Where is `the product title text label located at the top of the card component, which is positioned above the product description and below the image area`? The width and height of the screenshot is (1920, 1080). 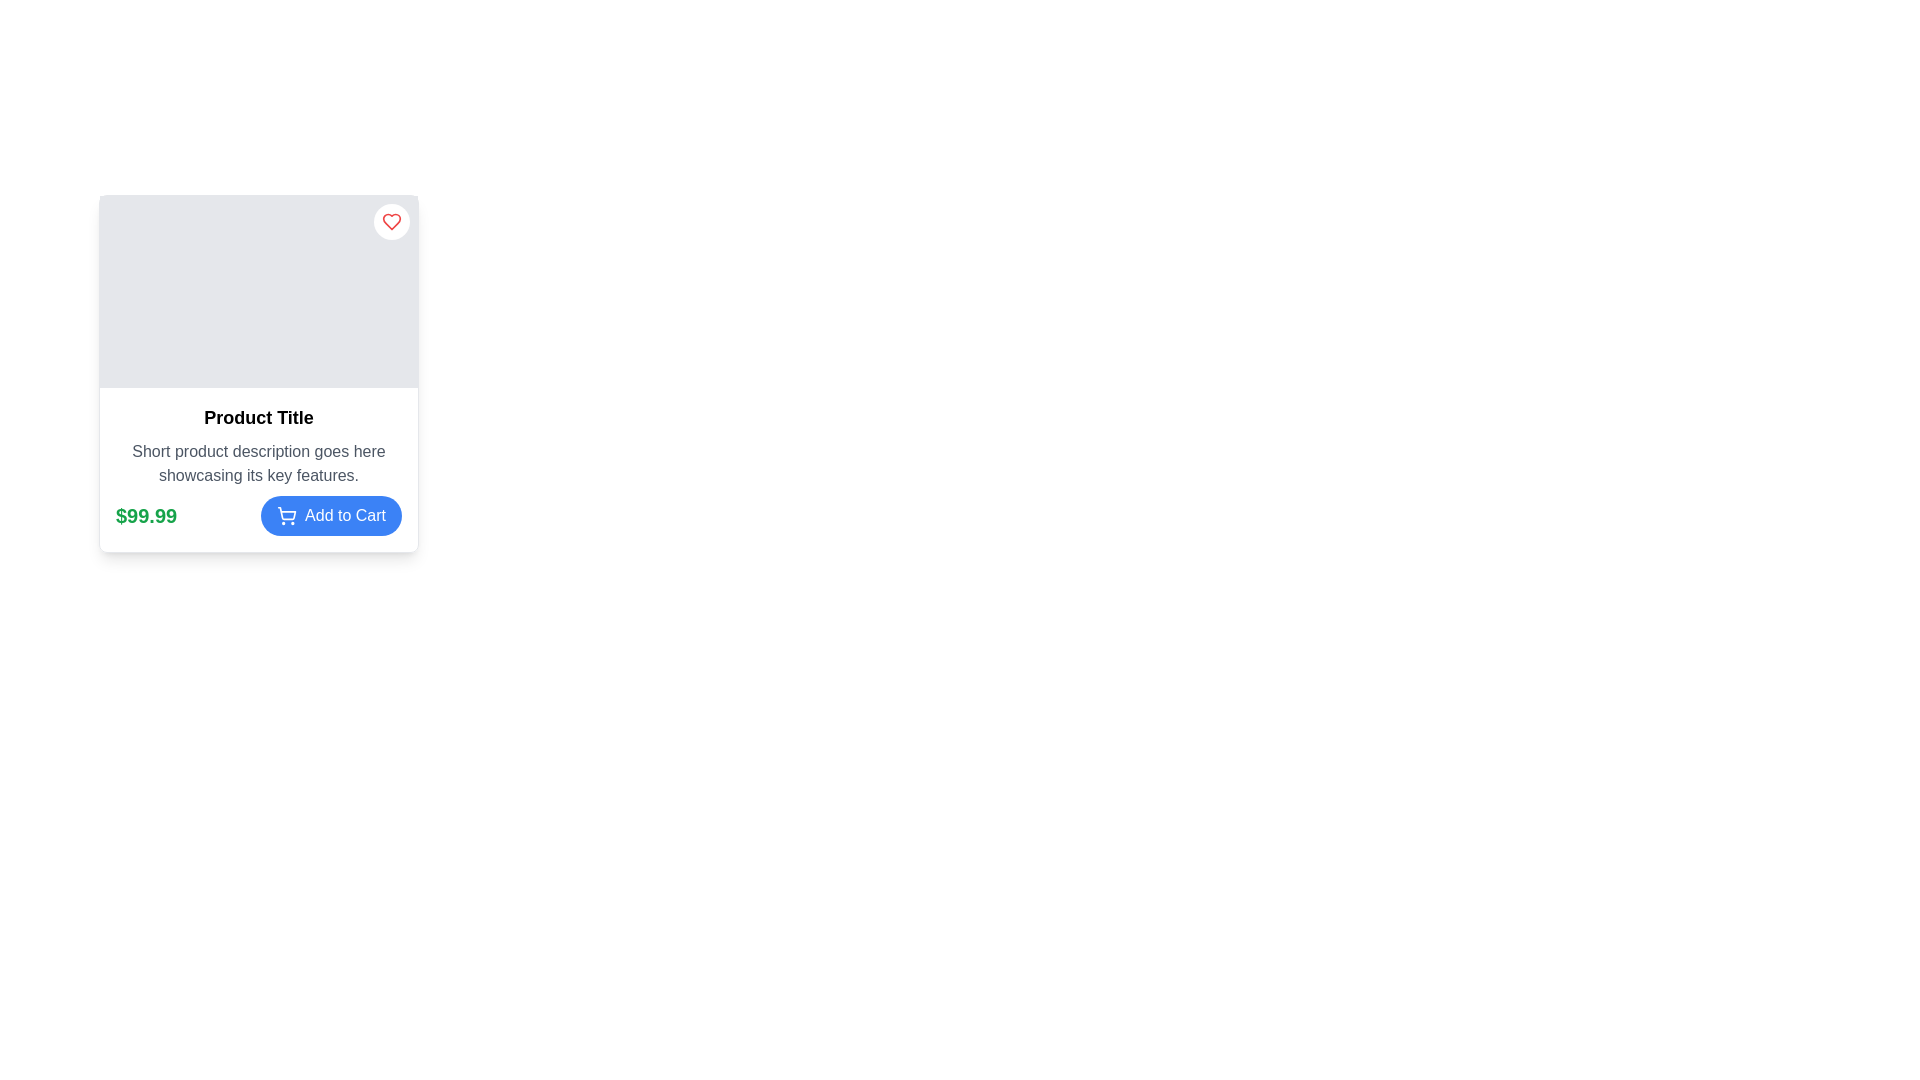 the product title text label located at the top of the card component, which is positioned above the product description and below the image area is located at coordinates (258, 416).